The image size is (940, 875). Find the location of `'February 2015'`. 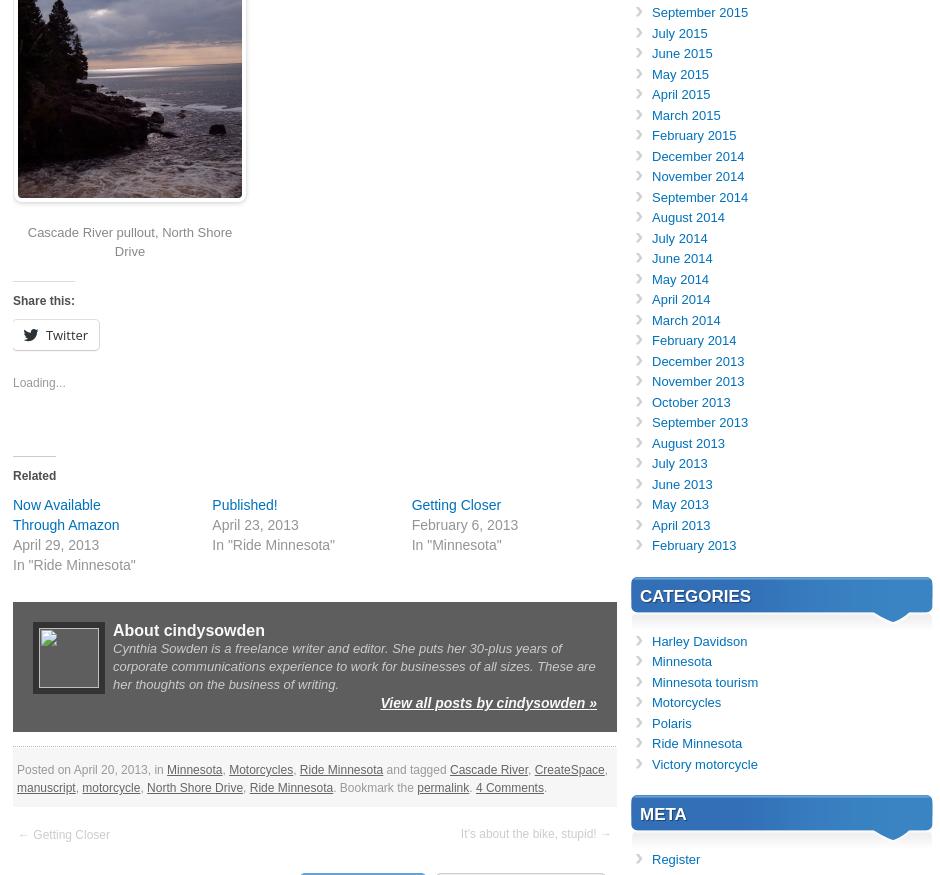

'February 2015' is located at coordinates (693, 134).